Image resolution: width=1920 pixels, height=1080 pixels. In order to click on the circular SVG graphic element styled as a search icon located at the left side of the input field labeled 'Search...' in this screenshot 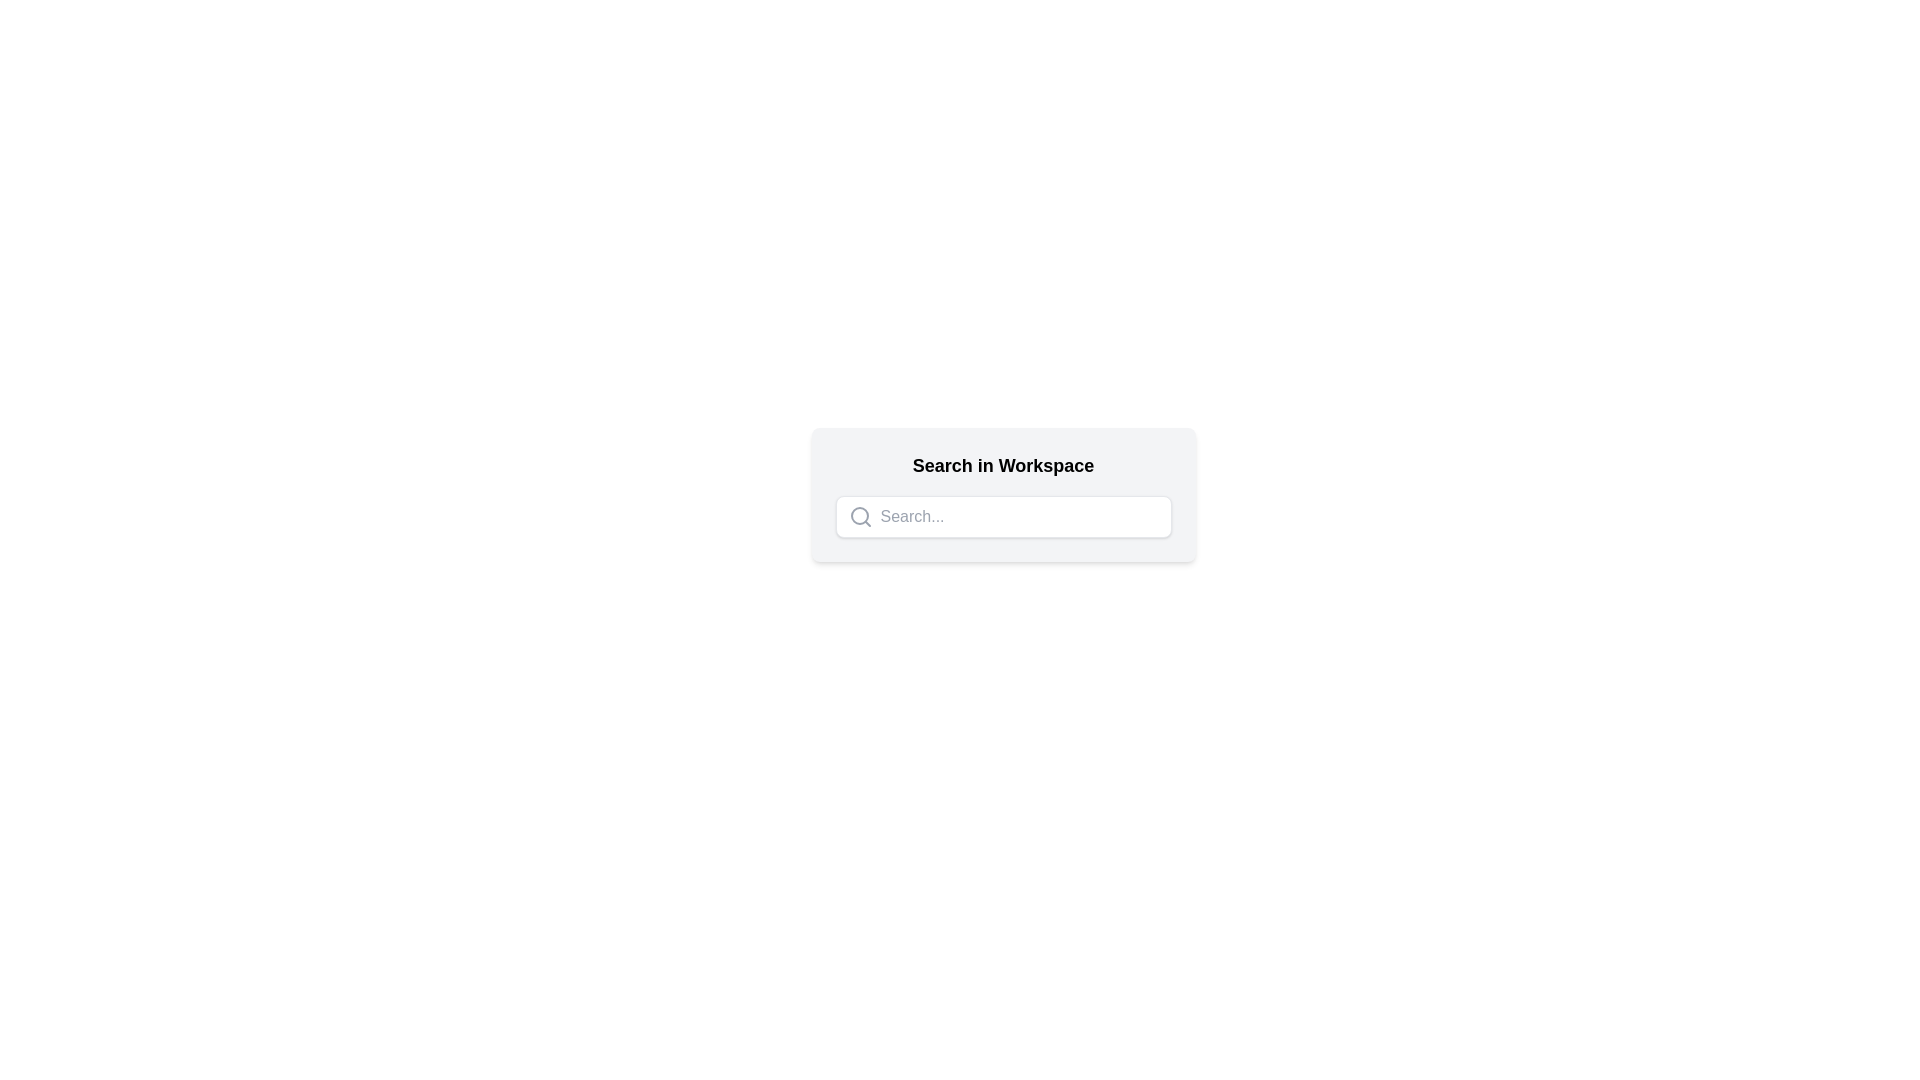, I will do `click(859, 515)`.